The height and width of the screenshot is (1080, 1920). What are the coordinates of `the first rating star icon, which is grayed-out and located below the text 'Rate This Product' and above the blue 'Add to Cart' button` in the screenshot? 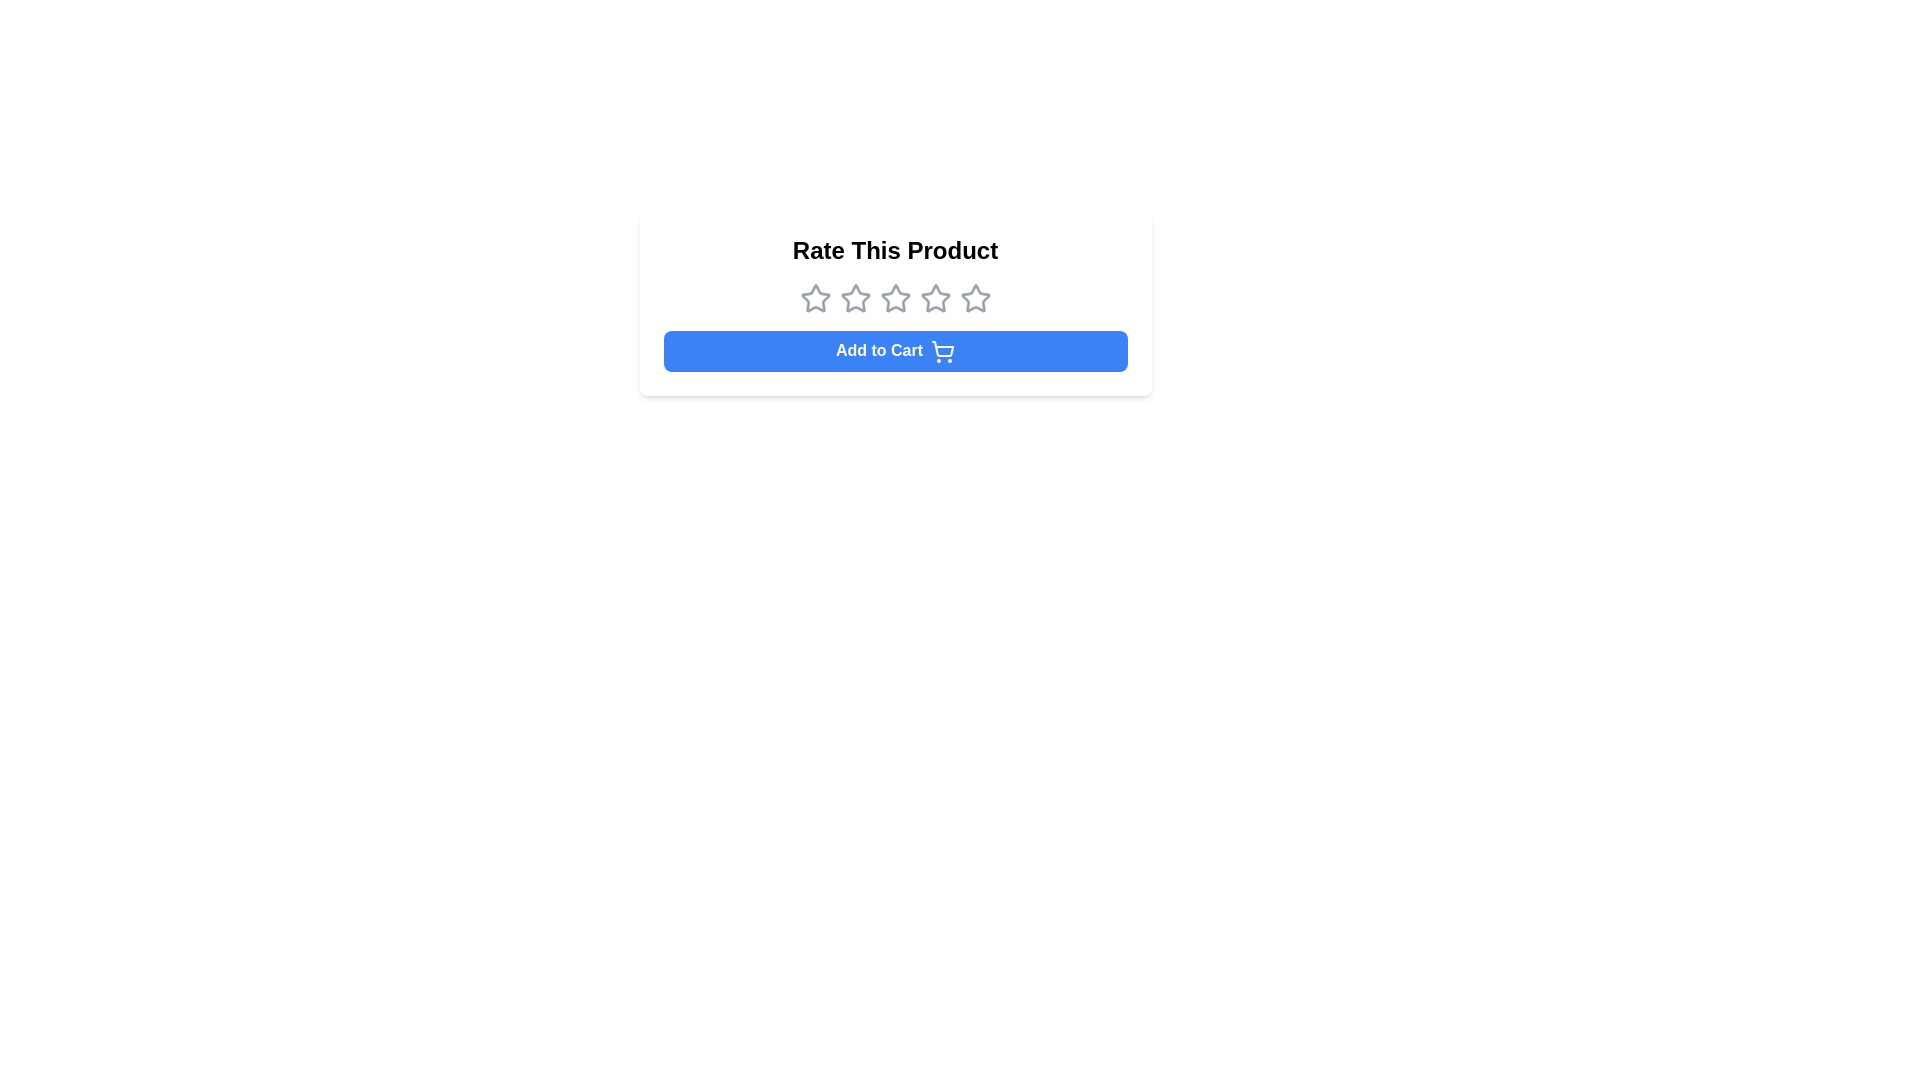 It's located at (815, 299).